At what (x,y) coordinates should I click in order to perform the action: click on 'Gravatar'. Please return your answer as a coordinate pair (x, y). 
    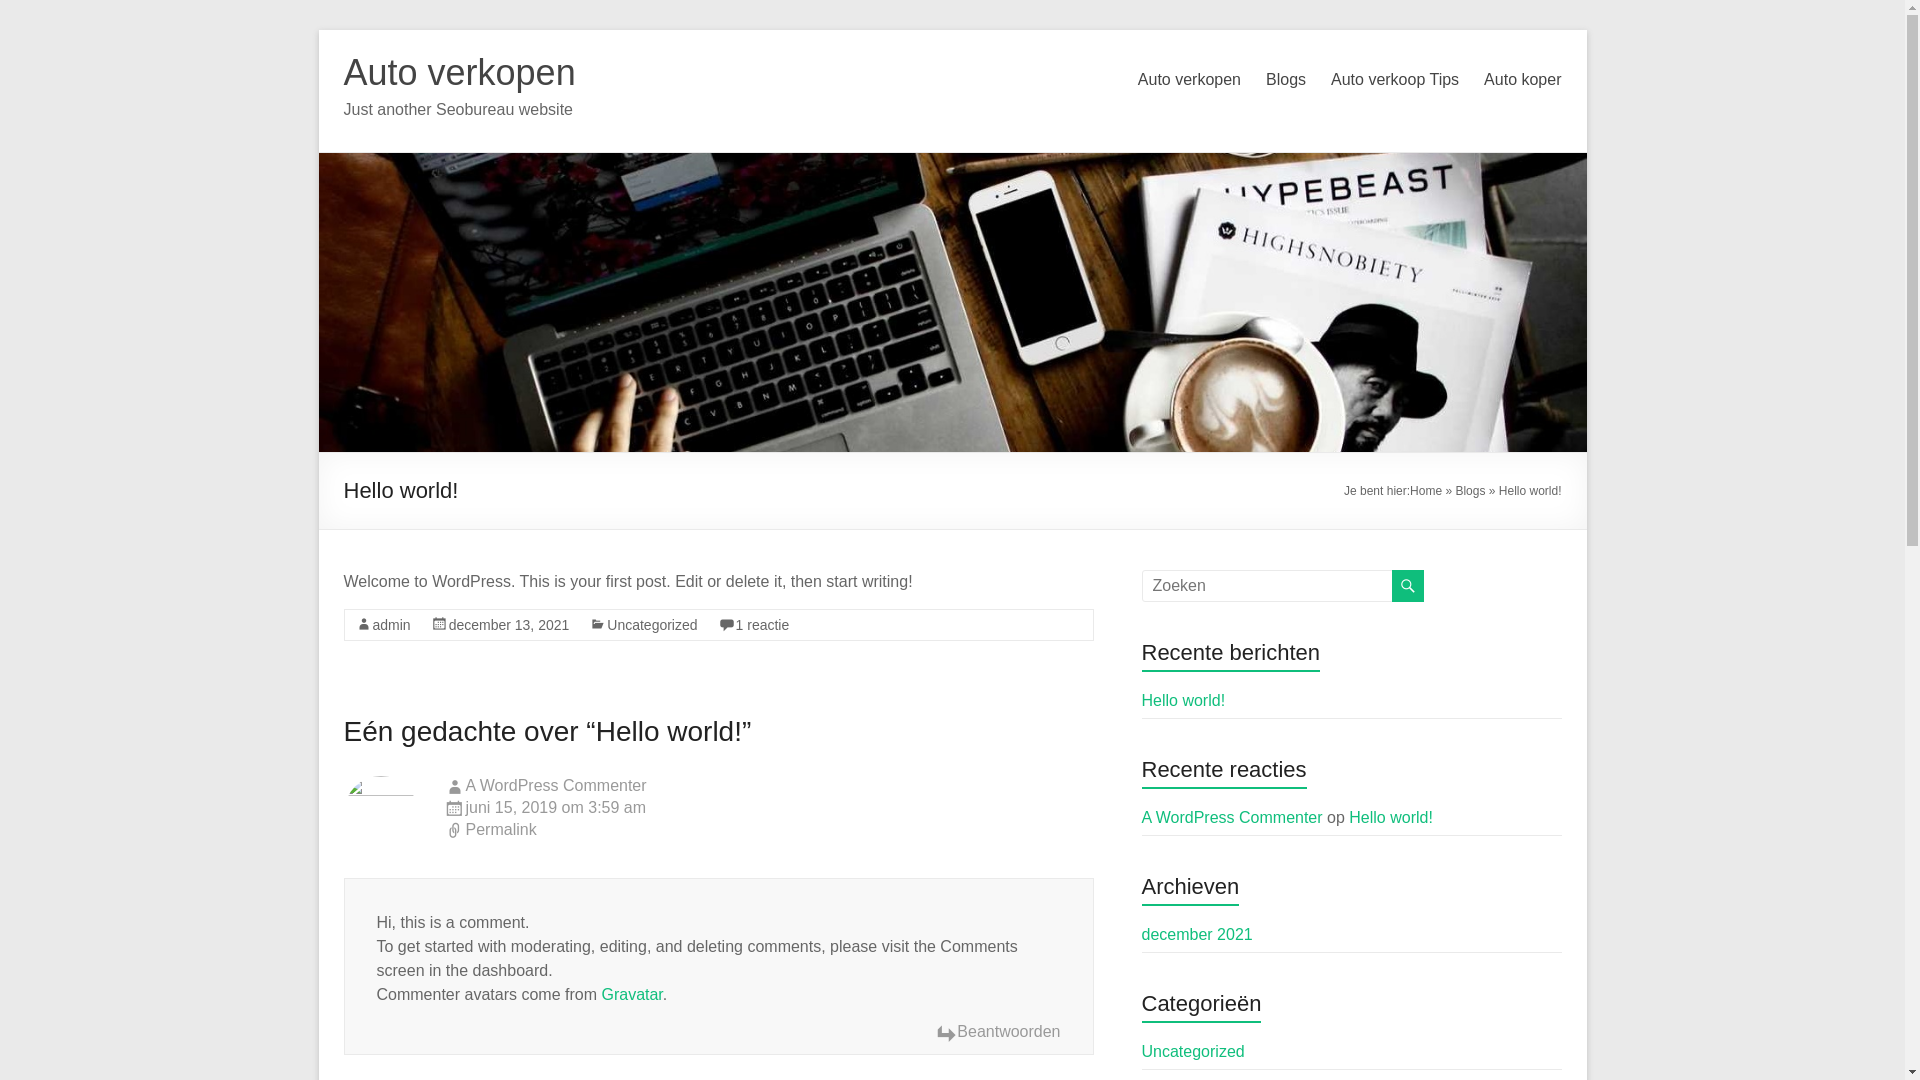
    Looking at the image, I should click on (630, 994).